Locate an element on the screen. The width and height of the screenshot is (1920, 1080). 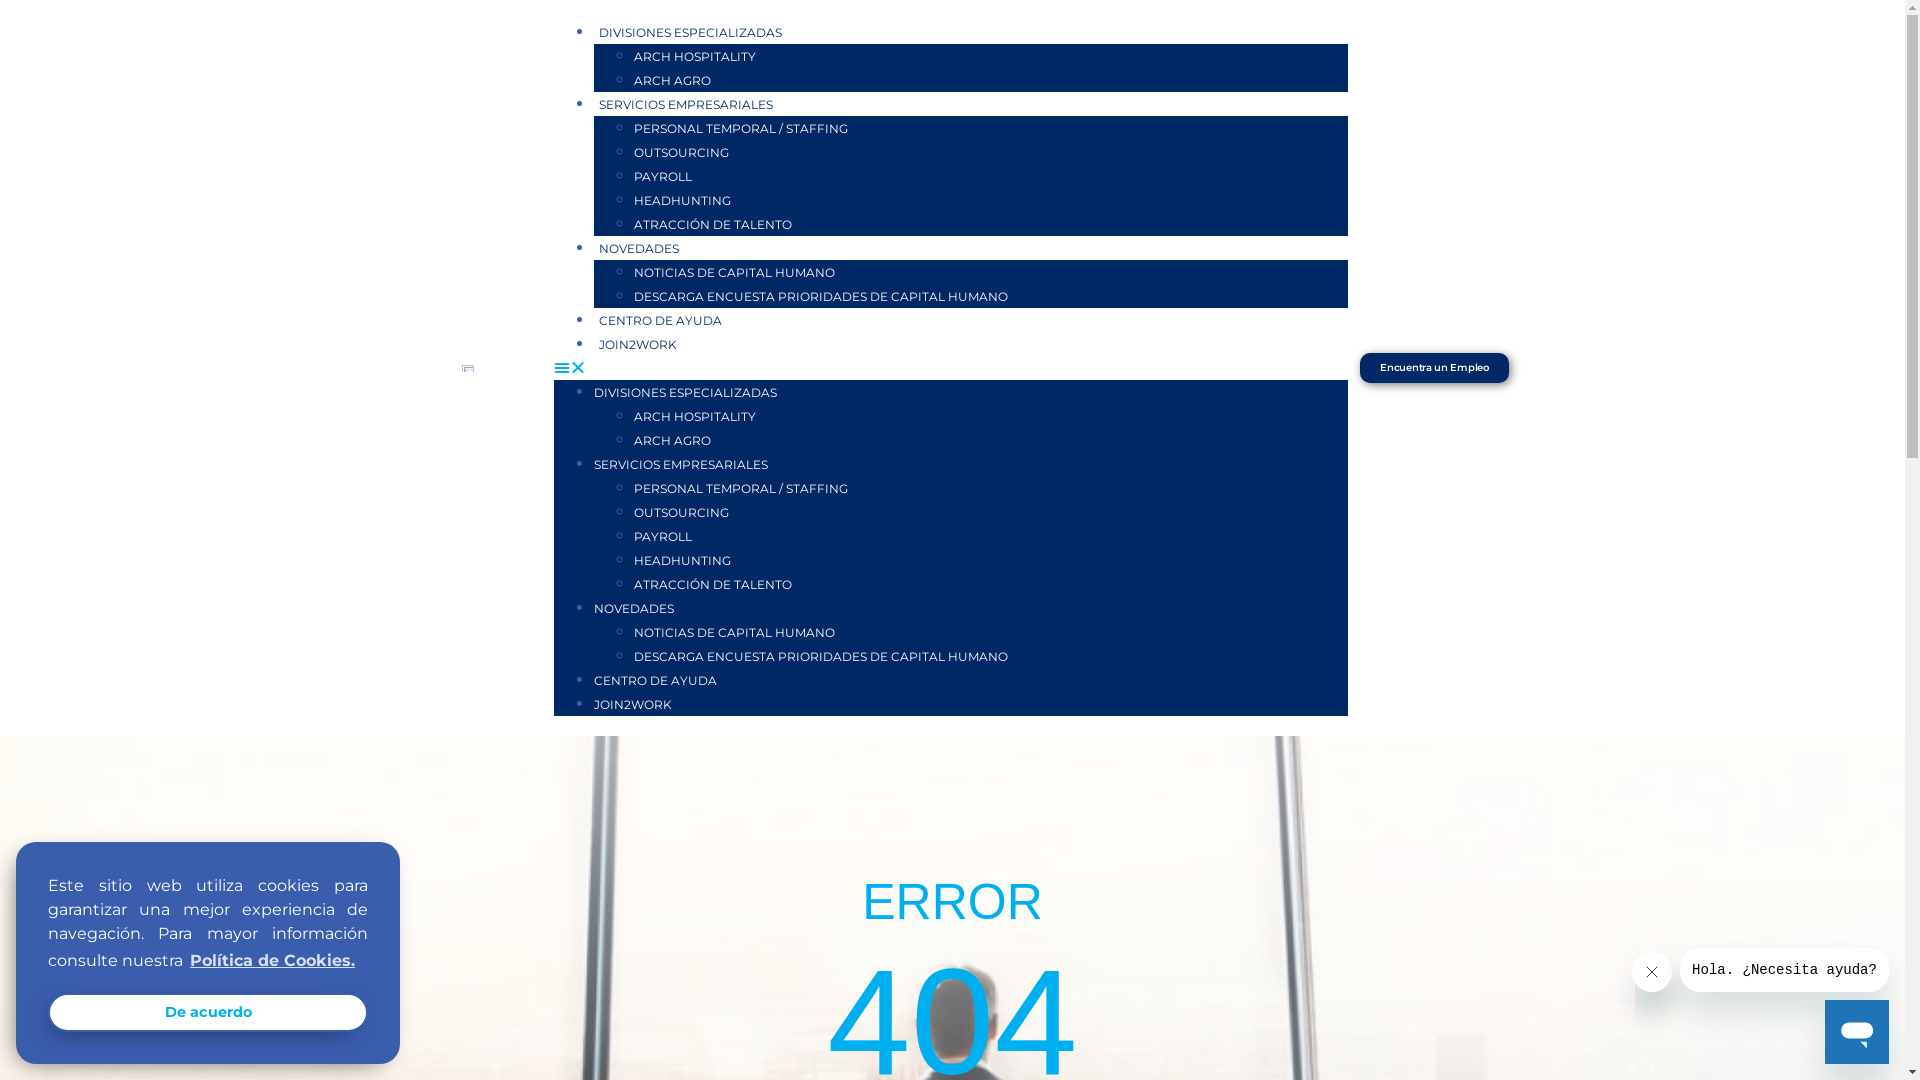
'ARCH AGRO' is located at coordinates (632, 439).